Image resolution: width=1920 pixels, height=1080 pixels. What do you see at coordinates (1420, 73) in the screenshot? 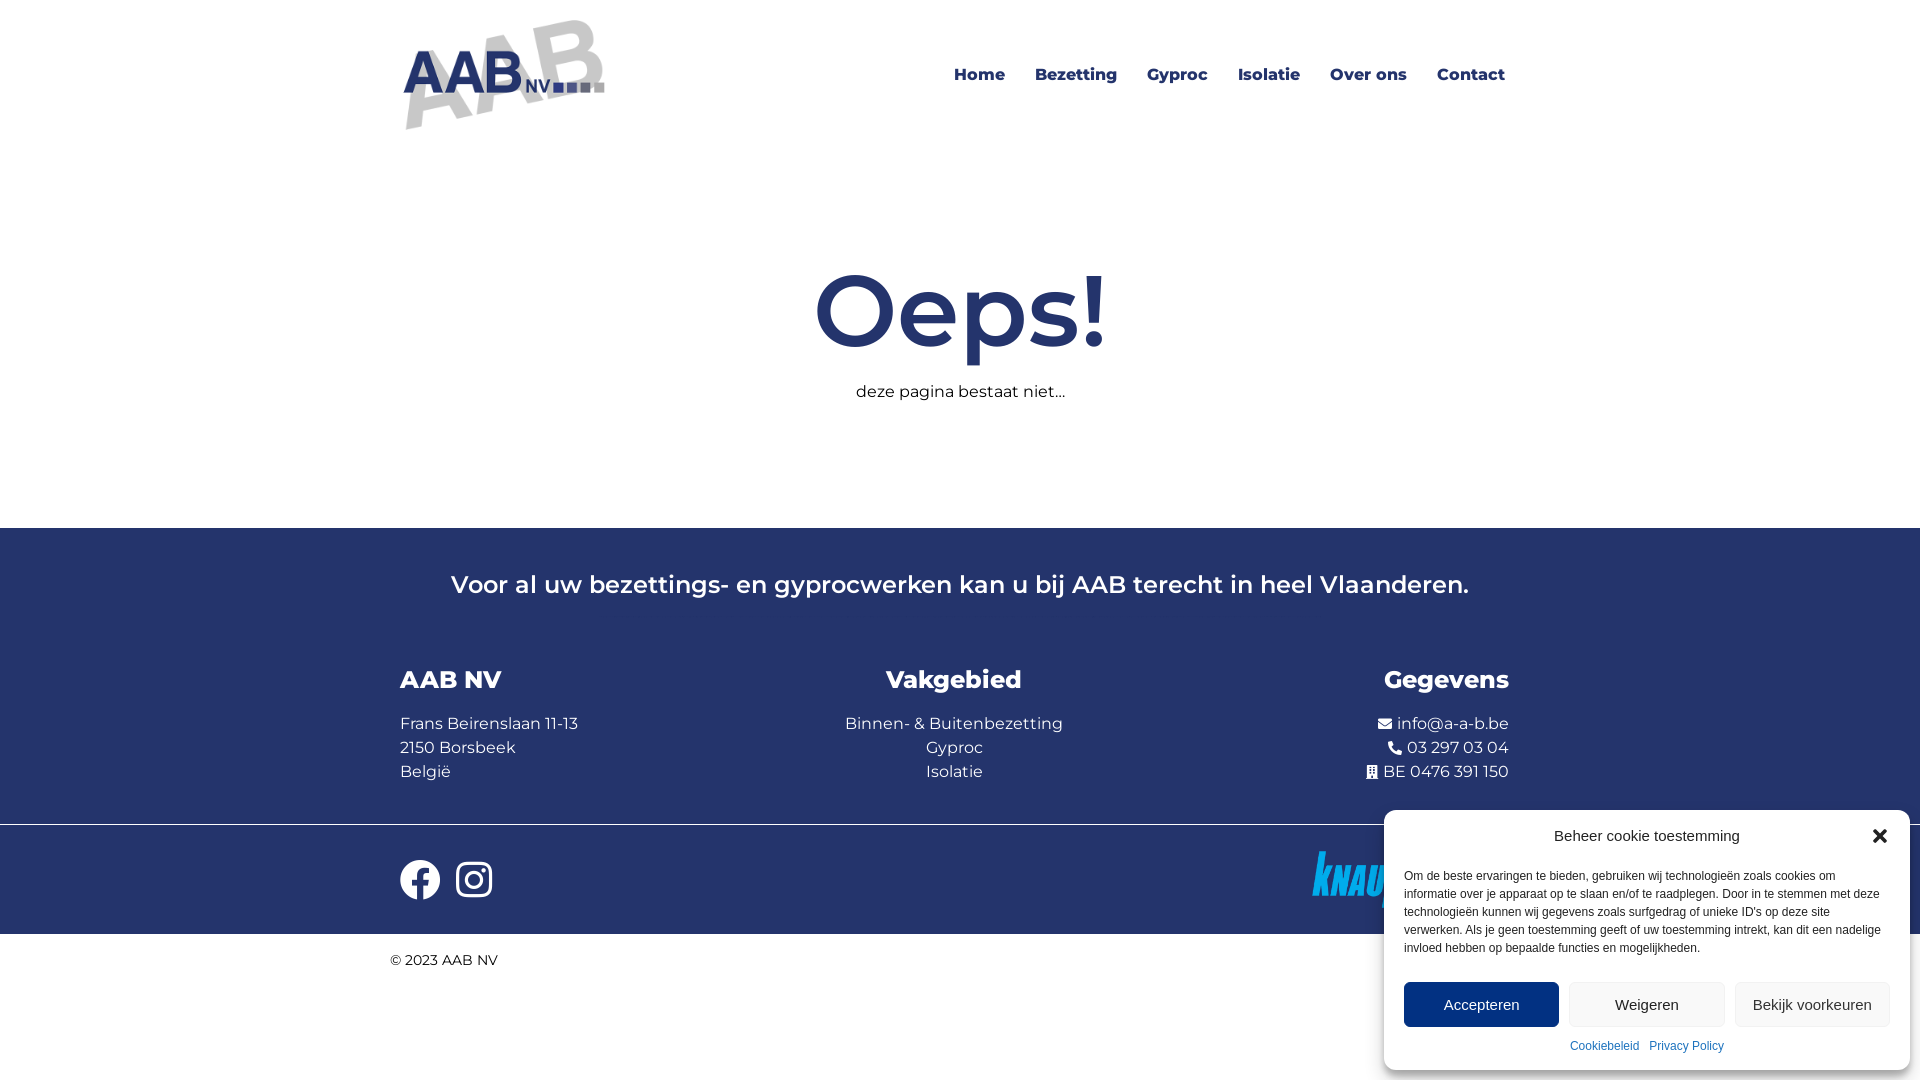
I see `'Contact'` at bounding box center [1420, 73].